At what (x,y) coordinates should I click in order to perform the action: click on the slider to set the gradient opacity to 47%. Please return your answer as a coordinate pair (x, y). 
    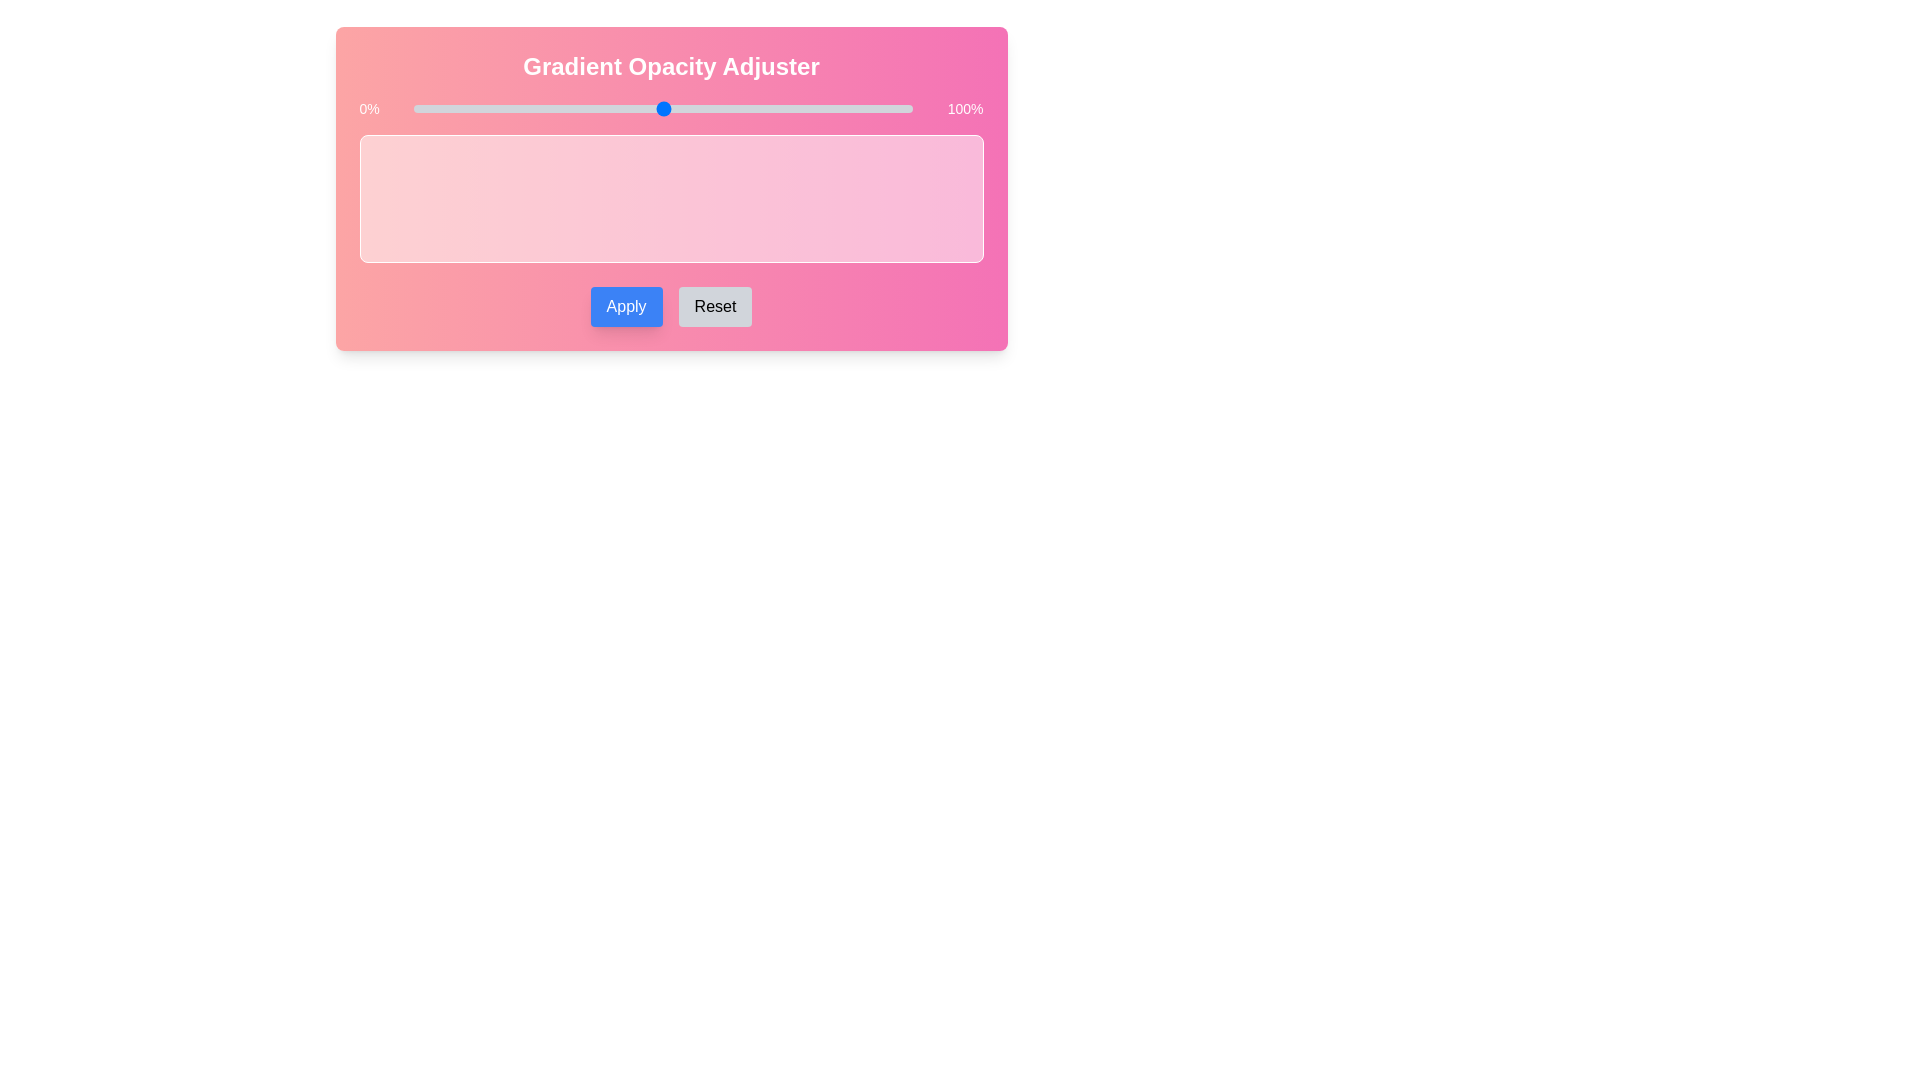
    Looking at the image, I should click on (648, 108).